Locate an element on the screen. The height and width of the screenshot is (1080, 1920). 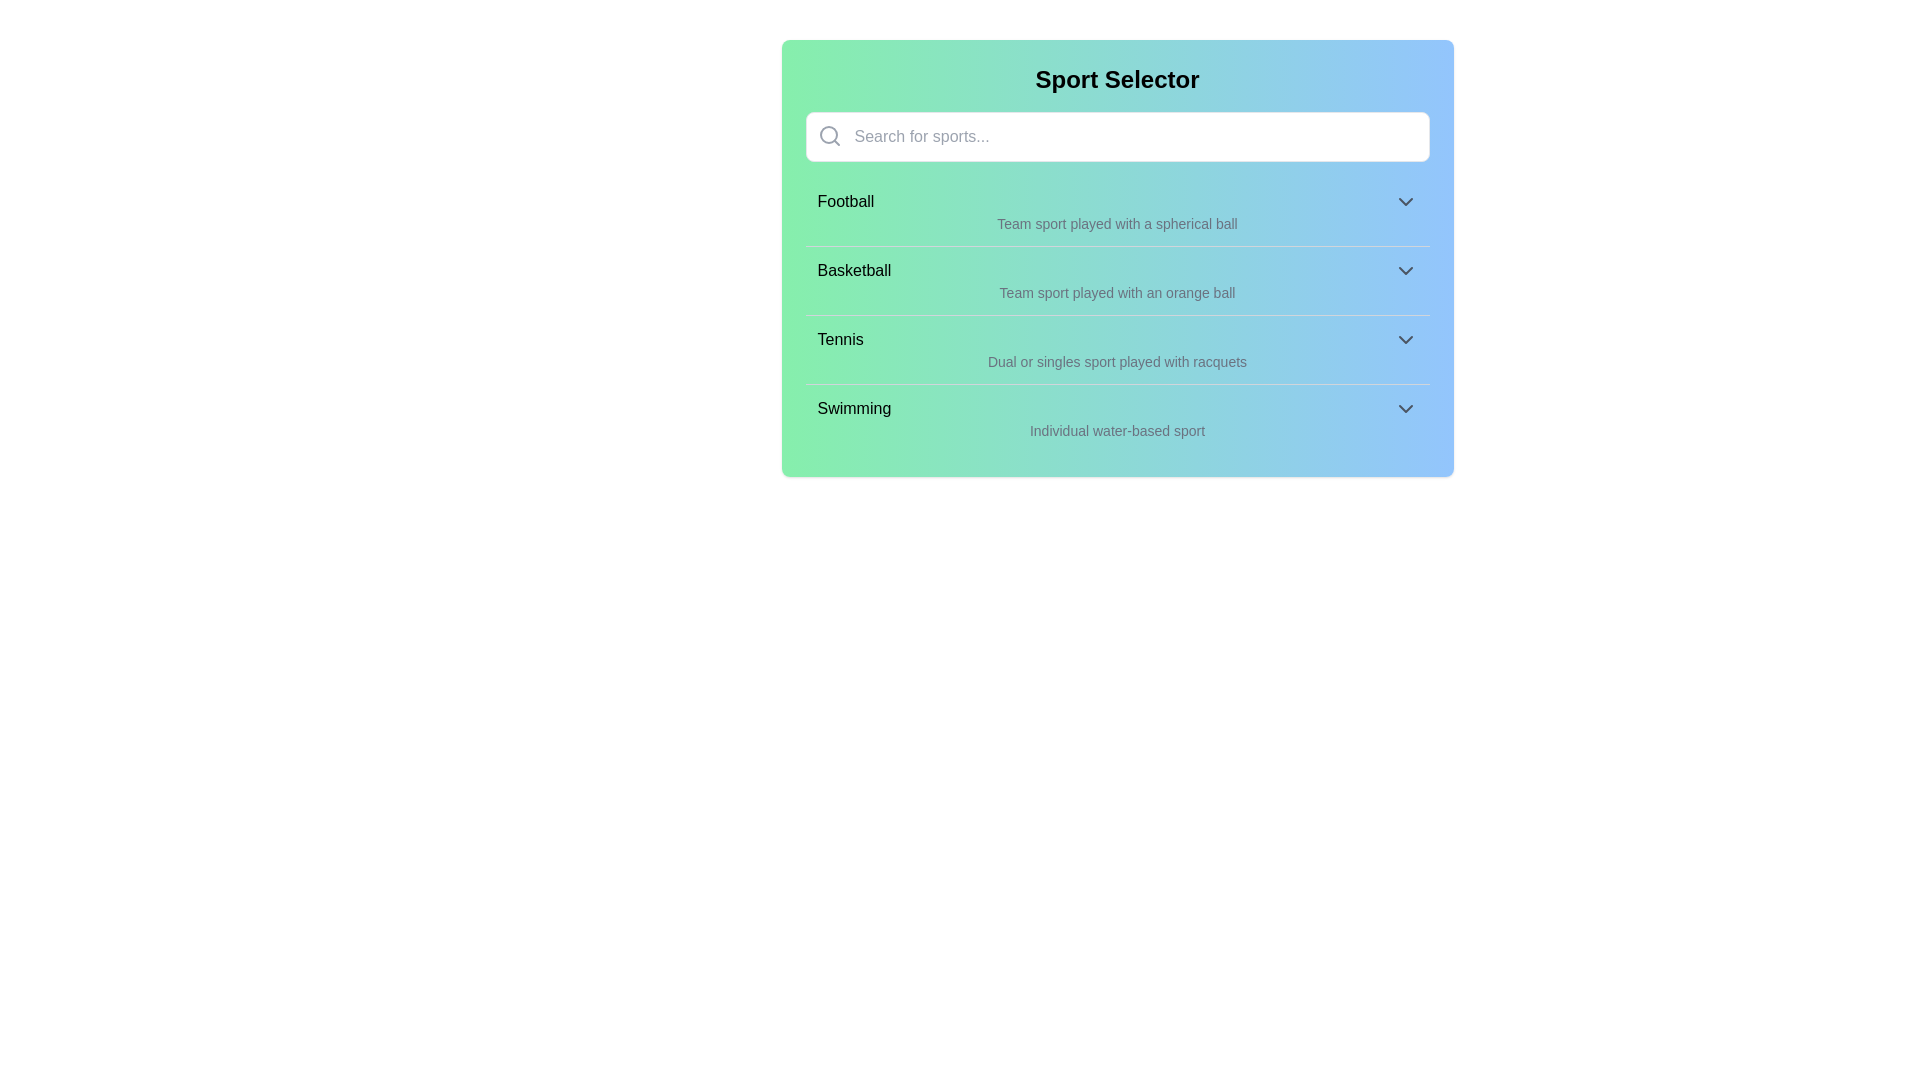
the label for the first sport option in the 'Sport Selector' box is located at coordinates (845, 201).